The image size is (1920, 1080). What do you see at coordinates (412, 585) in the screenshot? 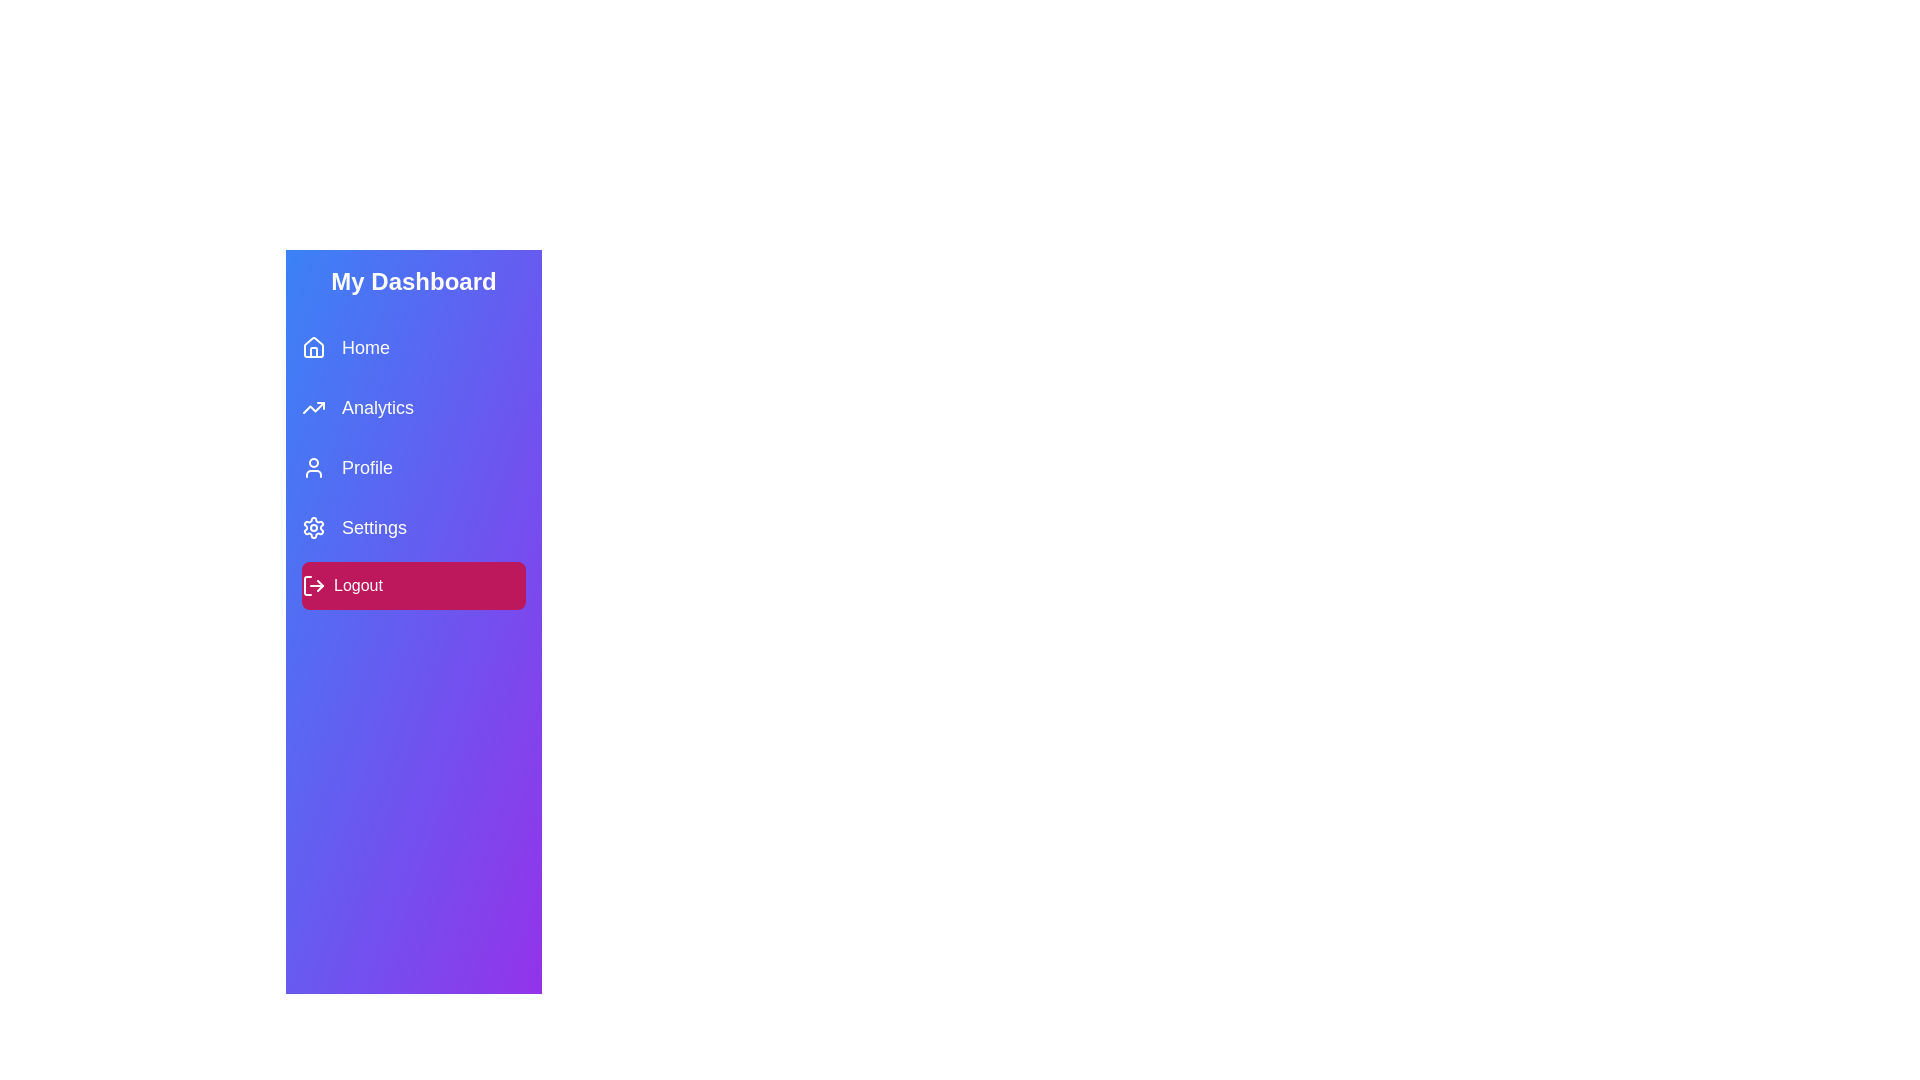
I see `the logout button located at the bottom of the sidebar to log out of the current session` at bounding box center [412, 585].